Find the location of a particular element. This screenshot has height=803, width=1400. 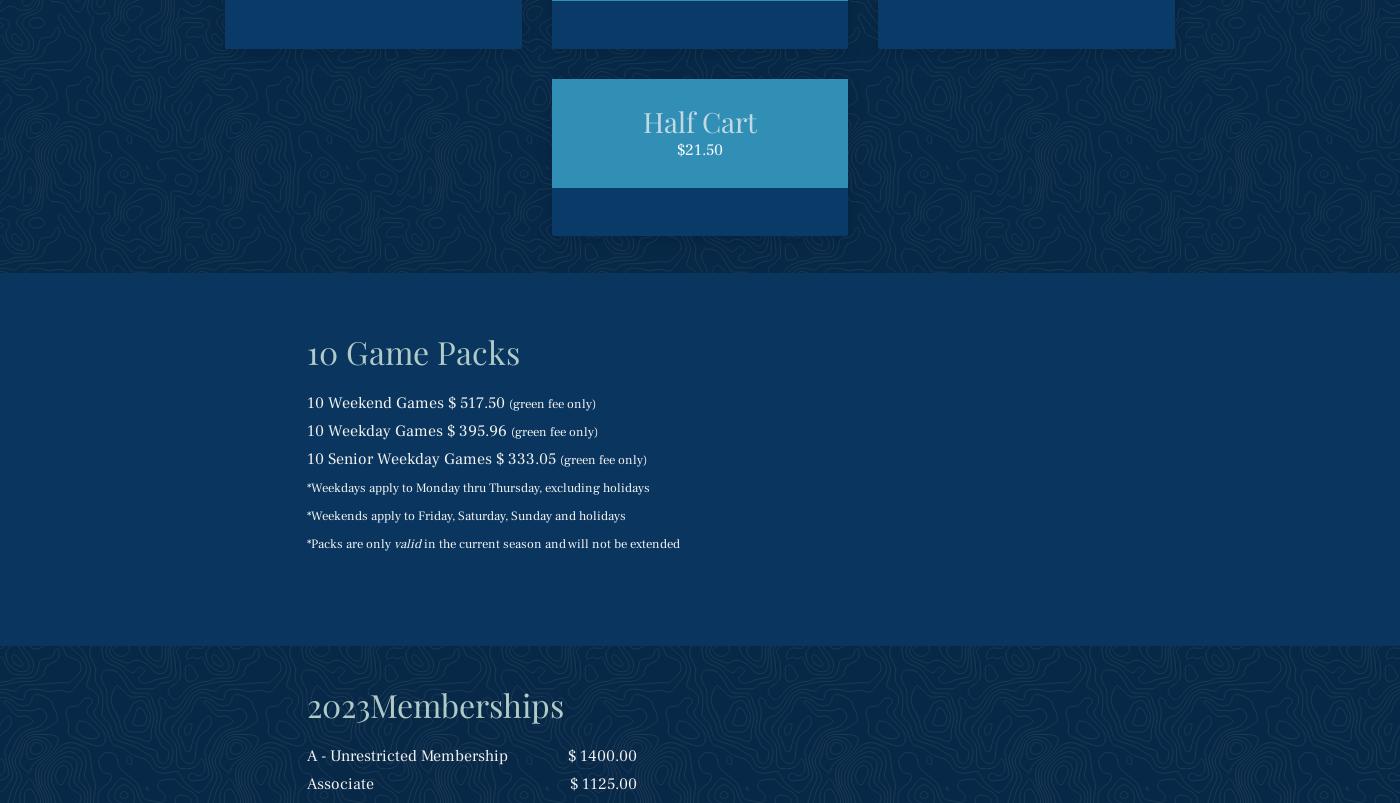

'10 Weekday Games $ 395.96' is located at coordinates (407, 429).